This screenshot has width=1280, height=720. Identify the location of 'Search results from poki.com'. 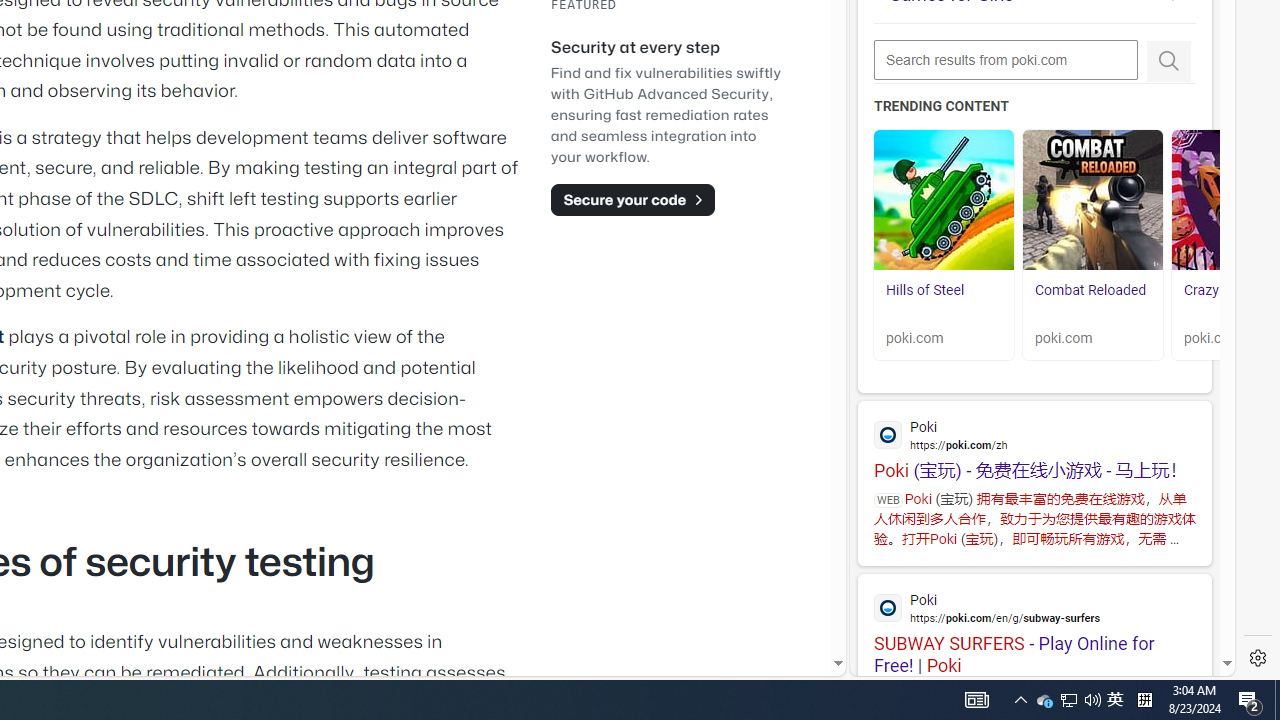
(1006, 59).